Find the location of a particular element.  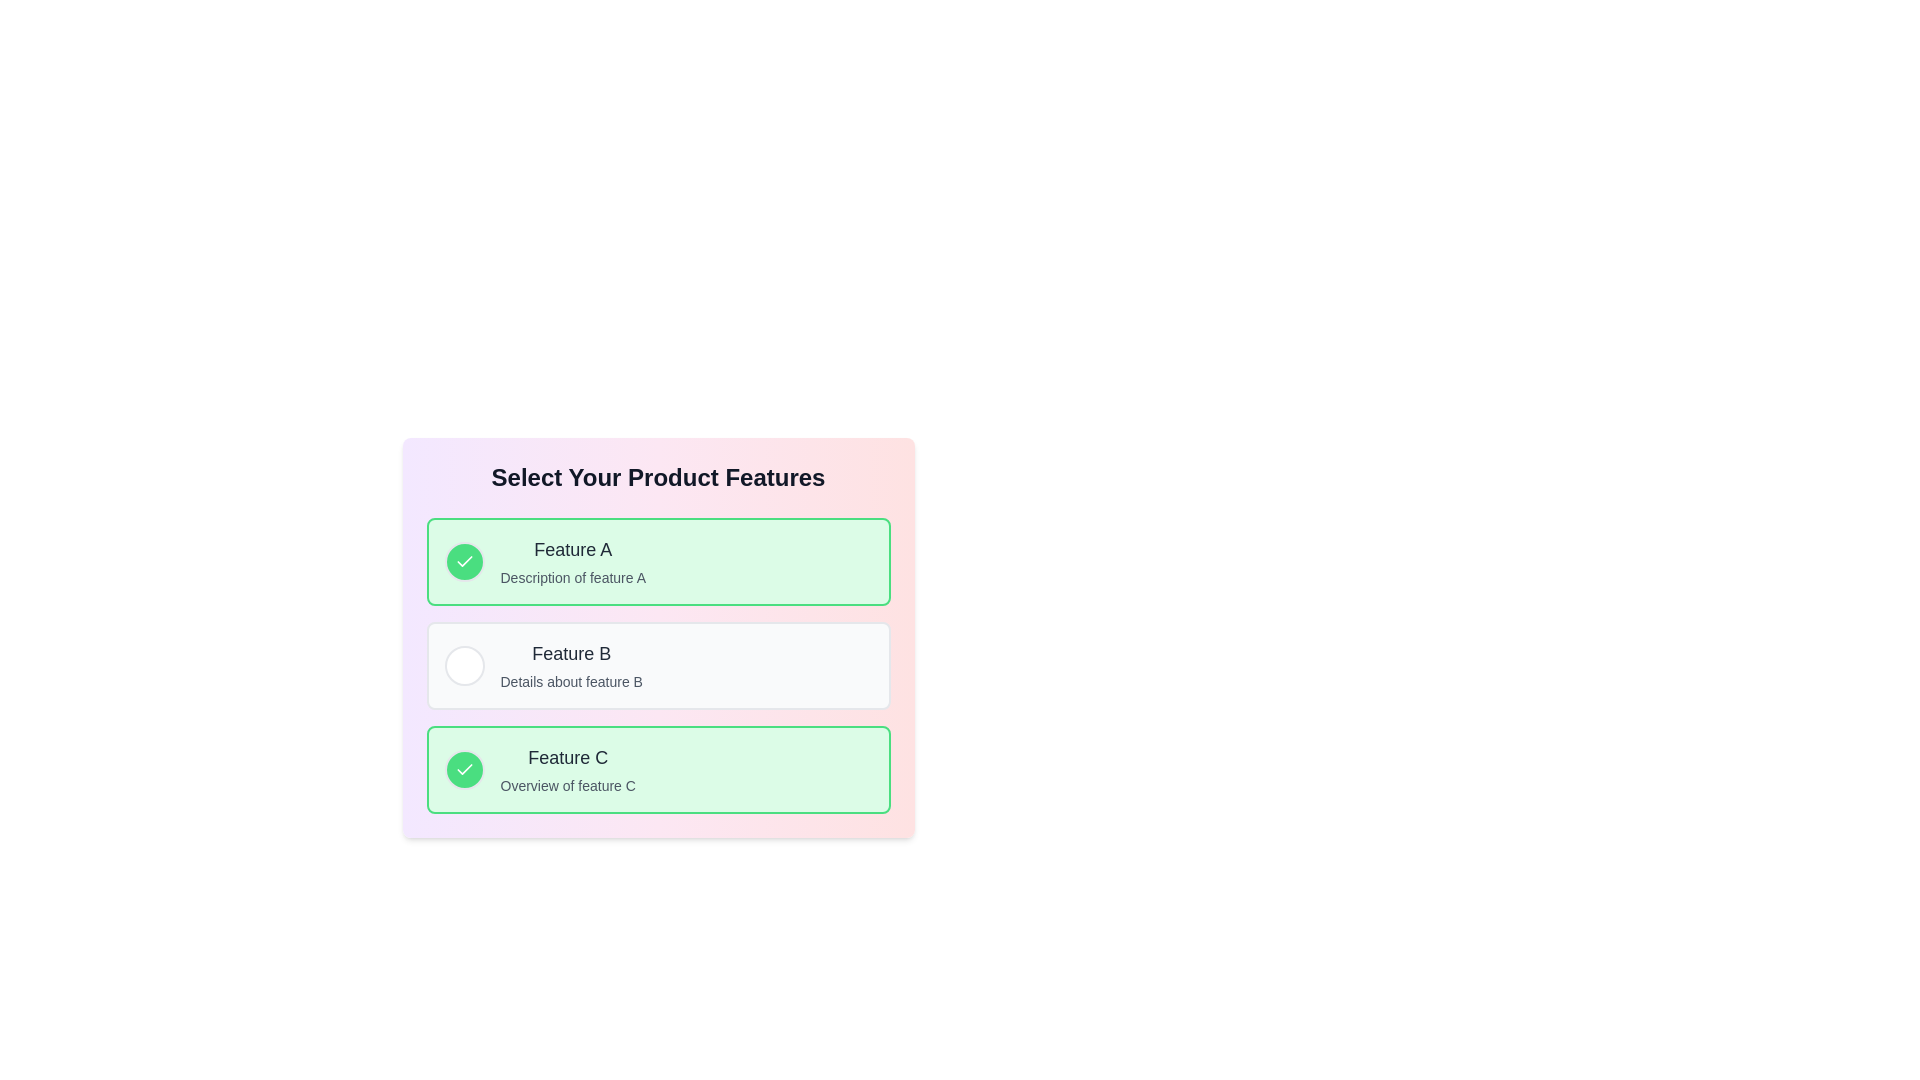

text block displaying the name and details of 'Feature A', which is centered in the first card of a vertical stack of selectable feature options is located at coordinates (572, 562).